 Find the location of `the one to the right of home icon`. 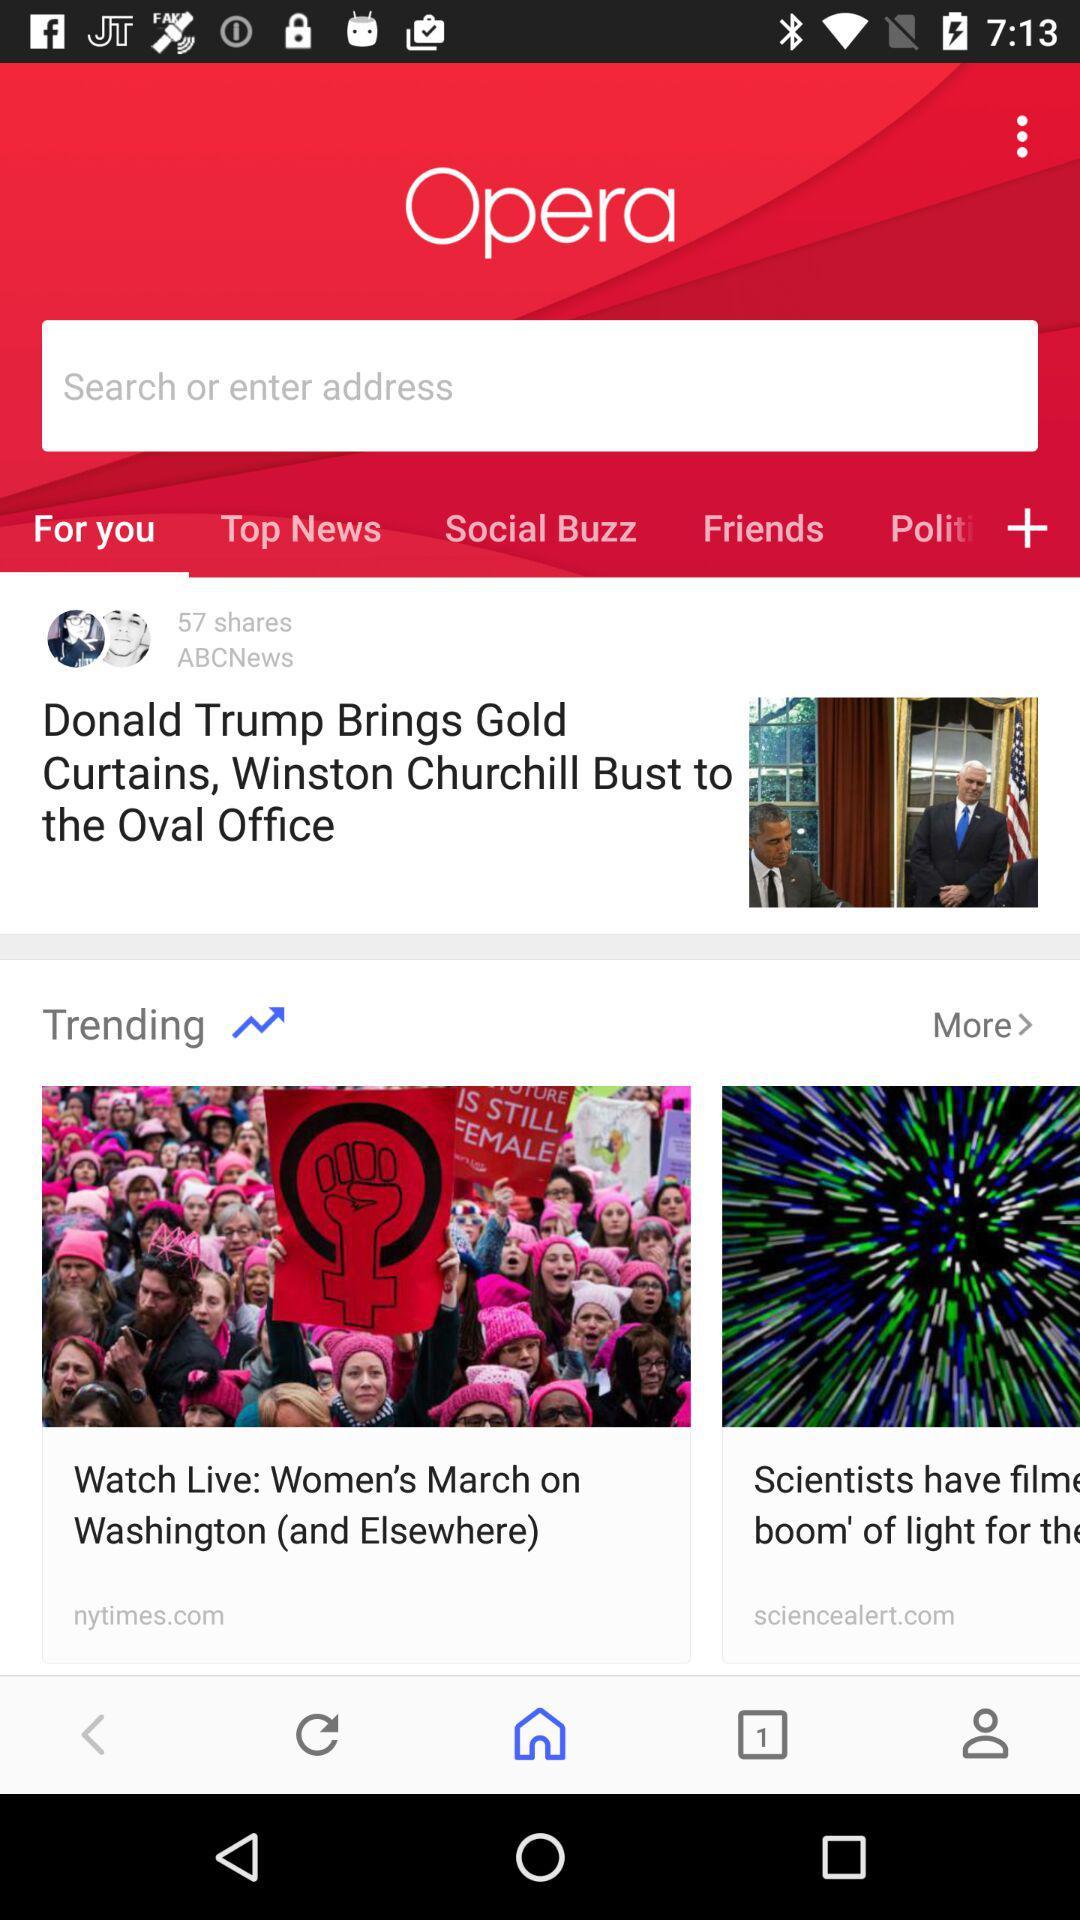

the one to the right of home icon is located at coordinates (762, 1733).